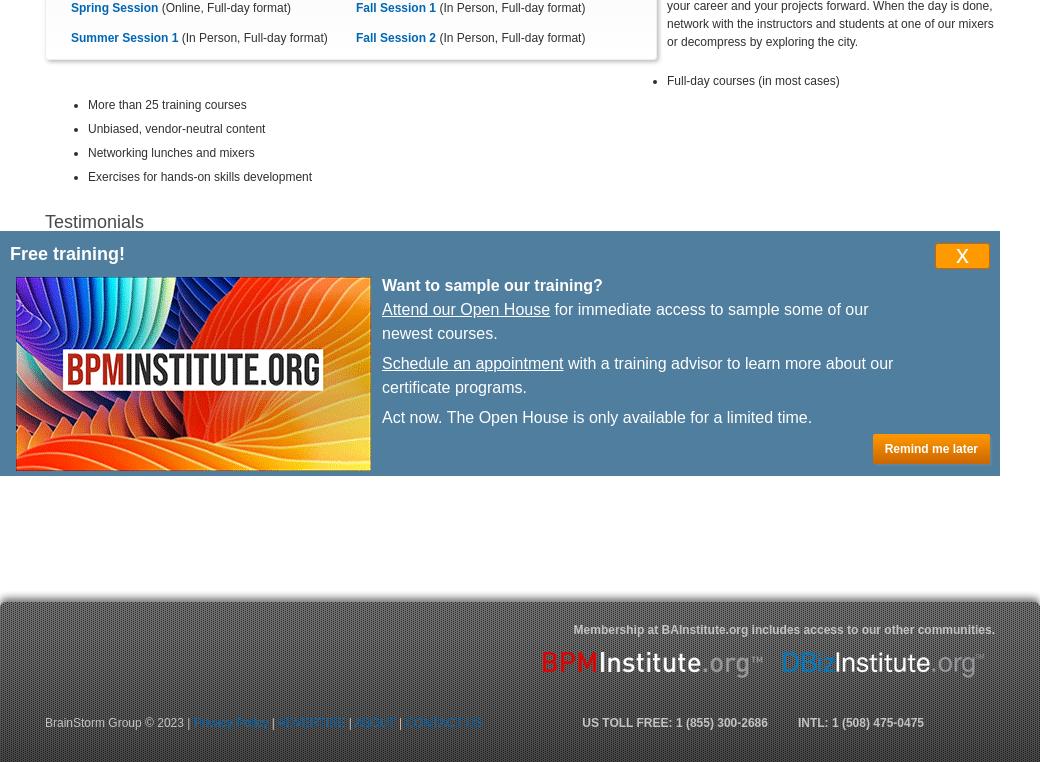 Image resolution: width=1040 pixels, height=762 pixels. What do you see at coordinates (962, 253) in the screenshot?
I see `'x'` at bounding box center [962, 253].